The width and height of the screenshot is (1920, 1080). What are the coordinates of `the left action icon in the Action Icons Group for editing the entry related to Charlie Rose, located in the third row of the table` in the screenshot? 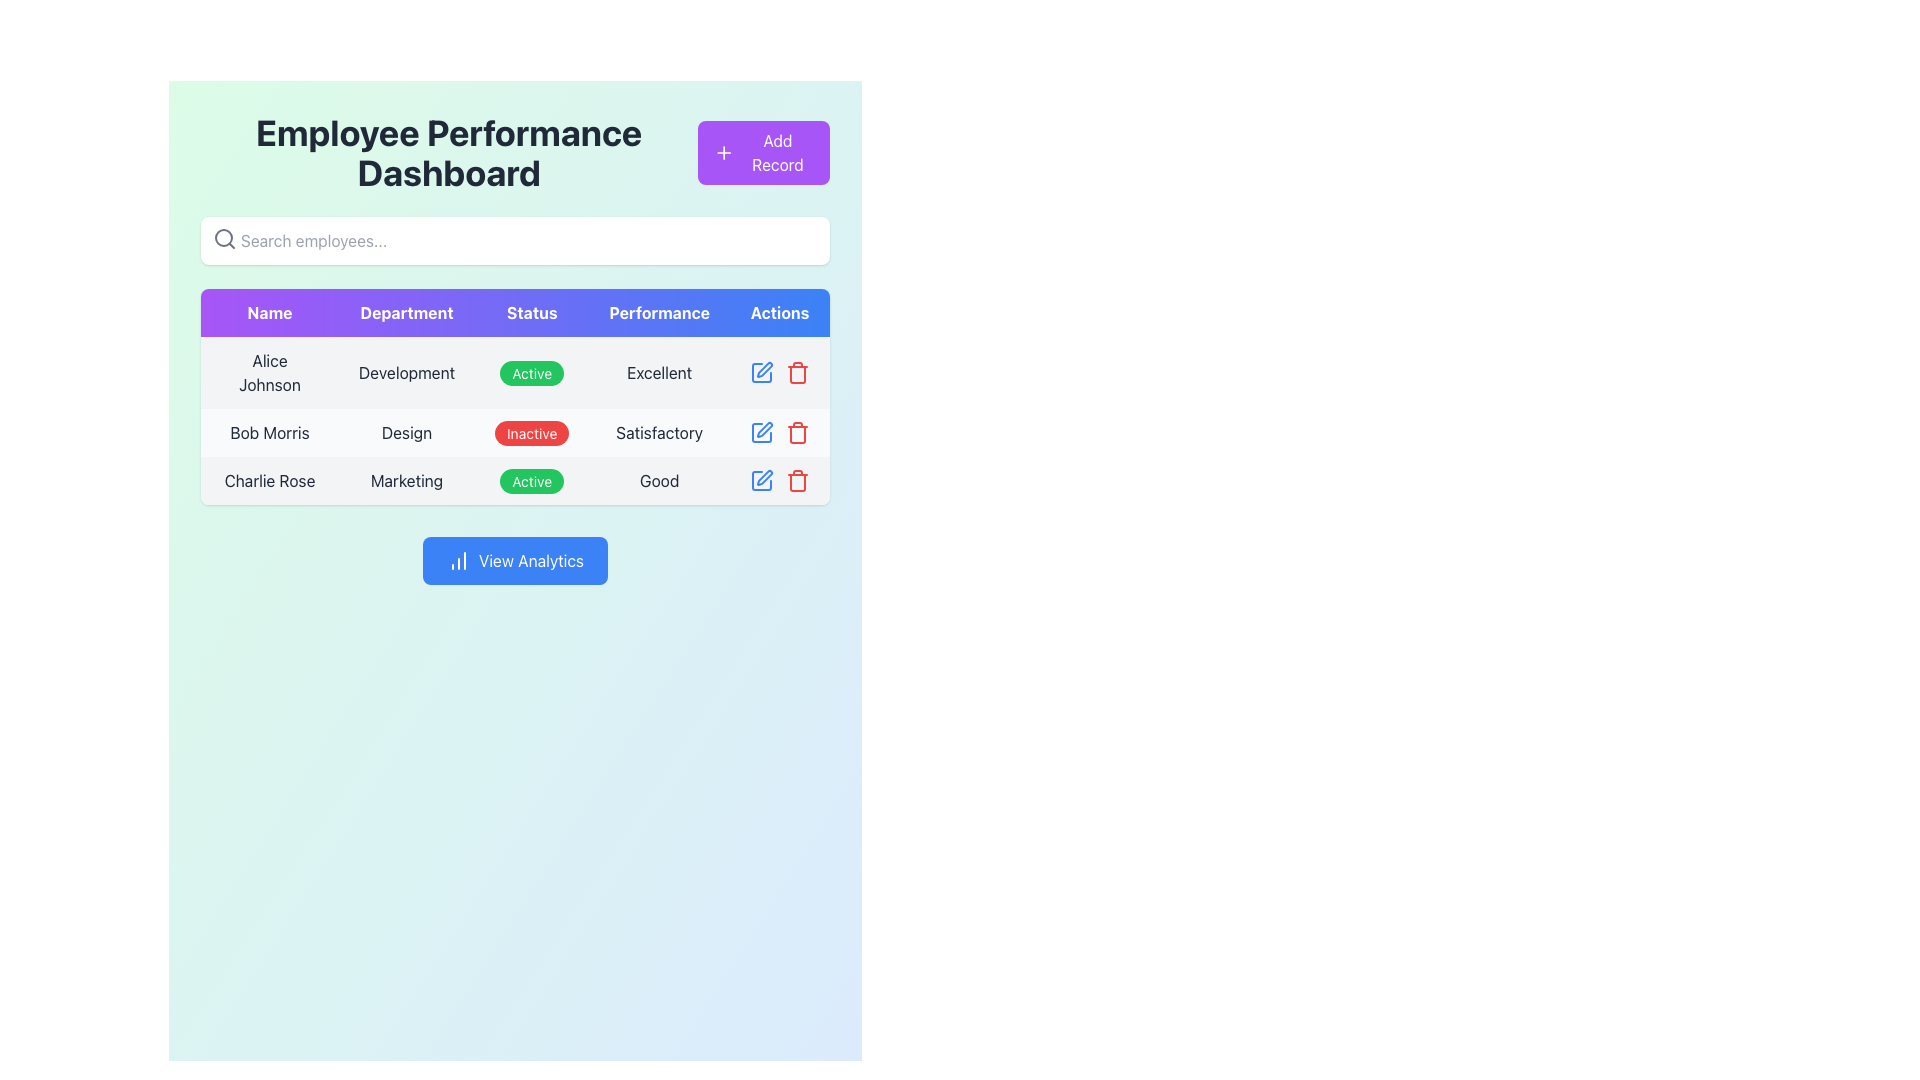 It's located at (778, 481).